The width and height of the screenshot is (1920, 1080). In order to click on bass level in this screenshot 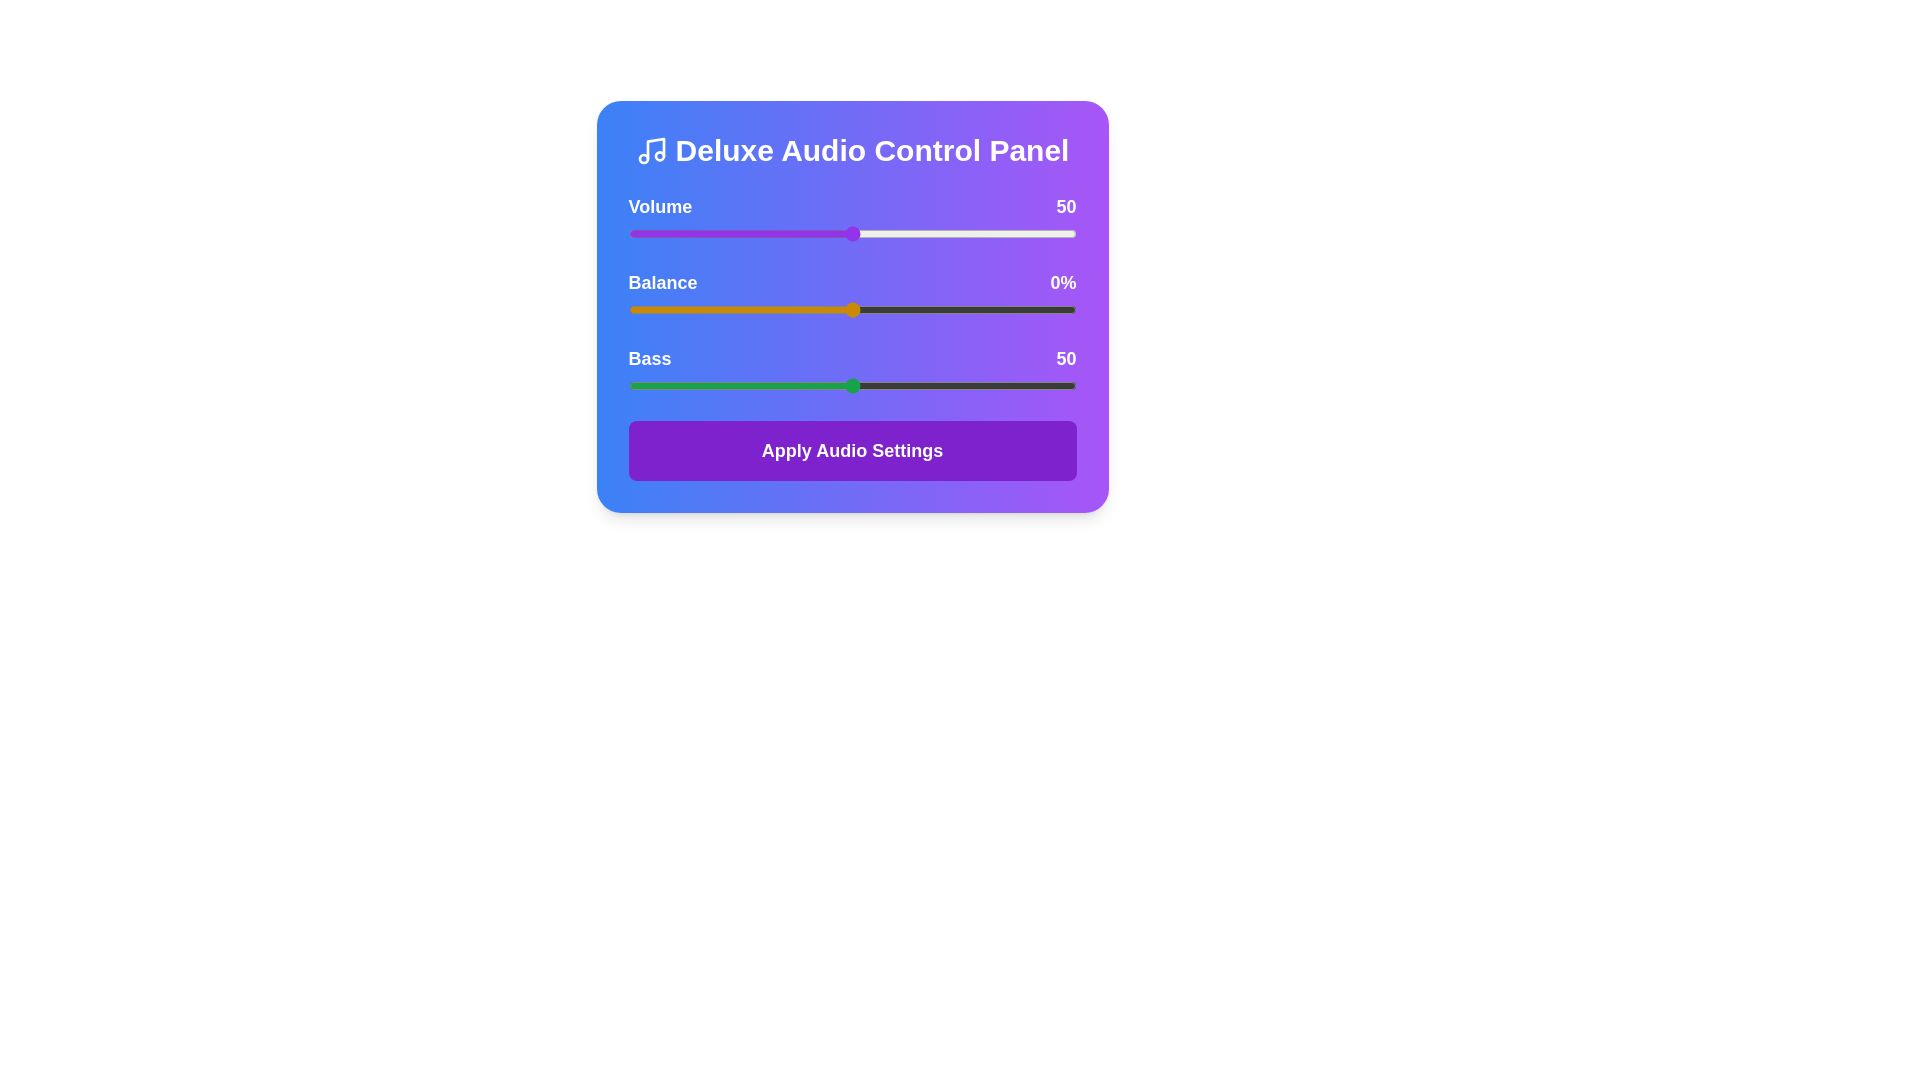, I will do `click(1013, 385)`.